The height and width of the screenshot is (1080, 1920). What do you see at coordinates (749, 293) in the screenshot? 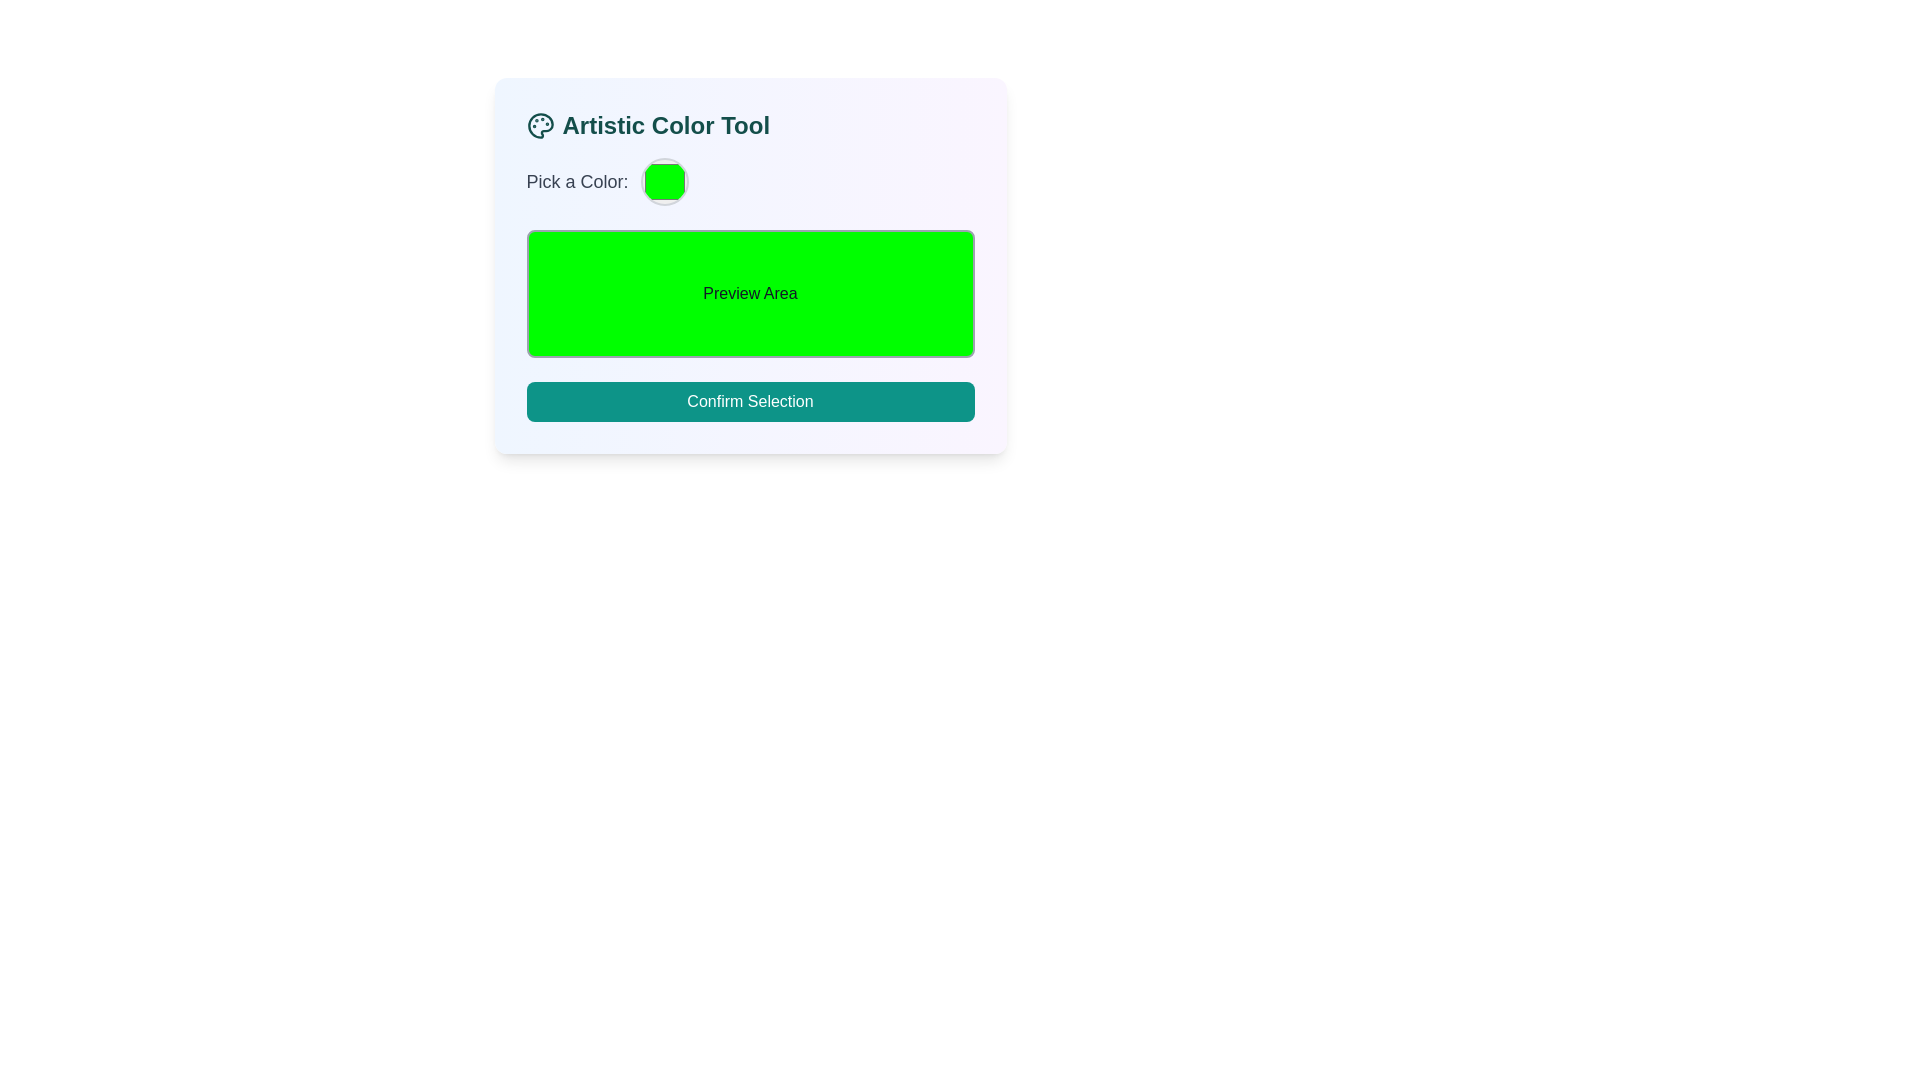
I see `the preview display box with a bright green background and the text 'Preview Area' centered inside, which is located below 'Pick a Color:' and above the 'Confirm Selection' button` at bounding box center [749, 293].